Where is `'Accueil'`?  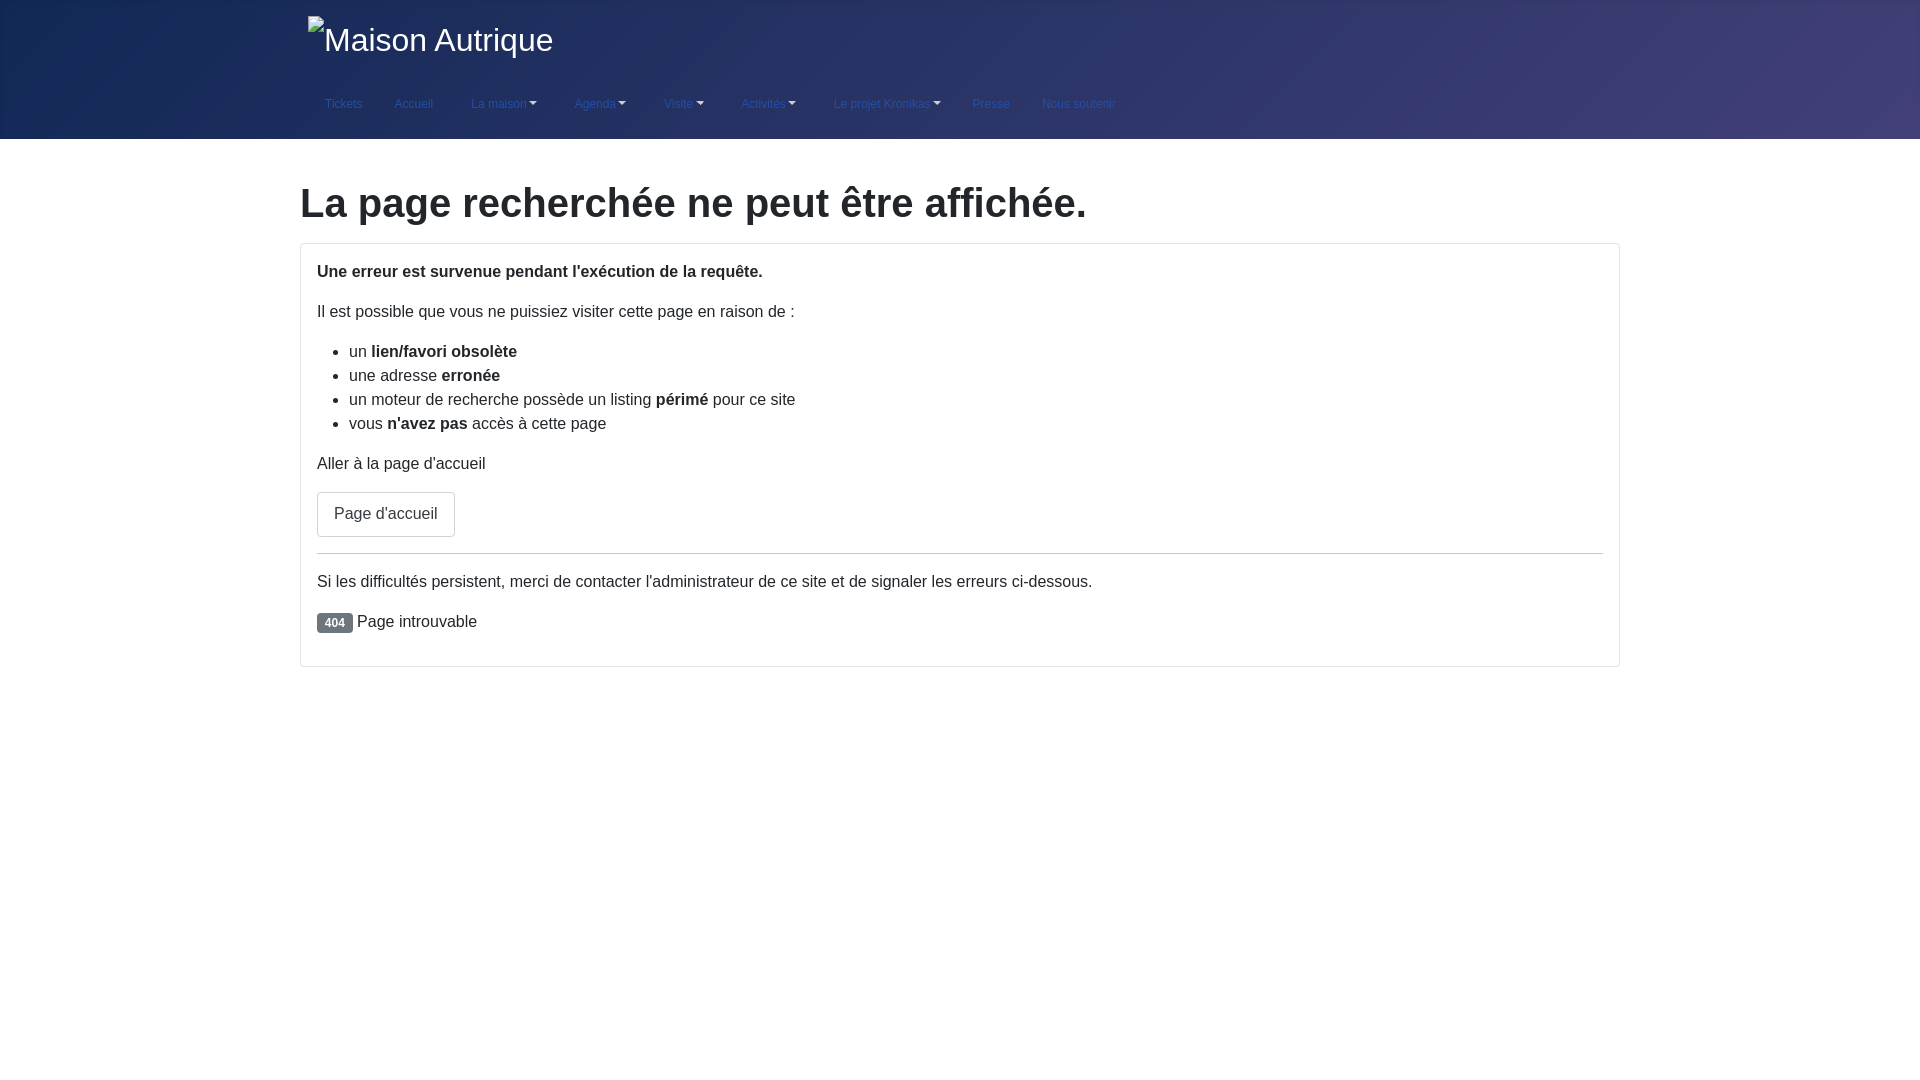 'Accueil' is located at coordinates (412, 104).